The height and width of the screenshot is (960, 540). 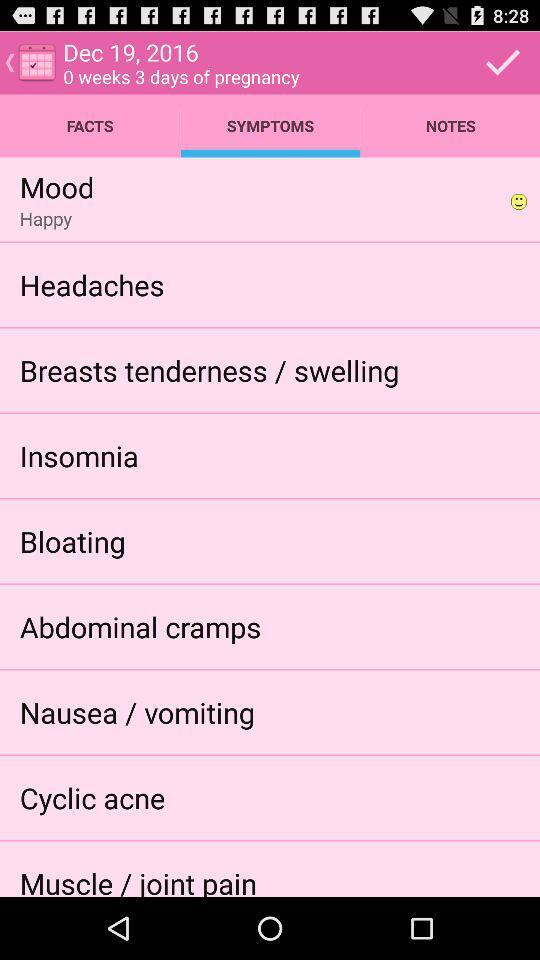 What do you see at coordinates (57, 186) in the screenshot?
I see `icon above the happy app` at bounding box center [57, 186].